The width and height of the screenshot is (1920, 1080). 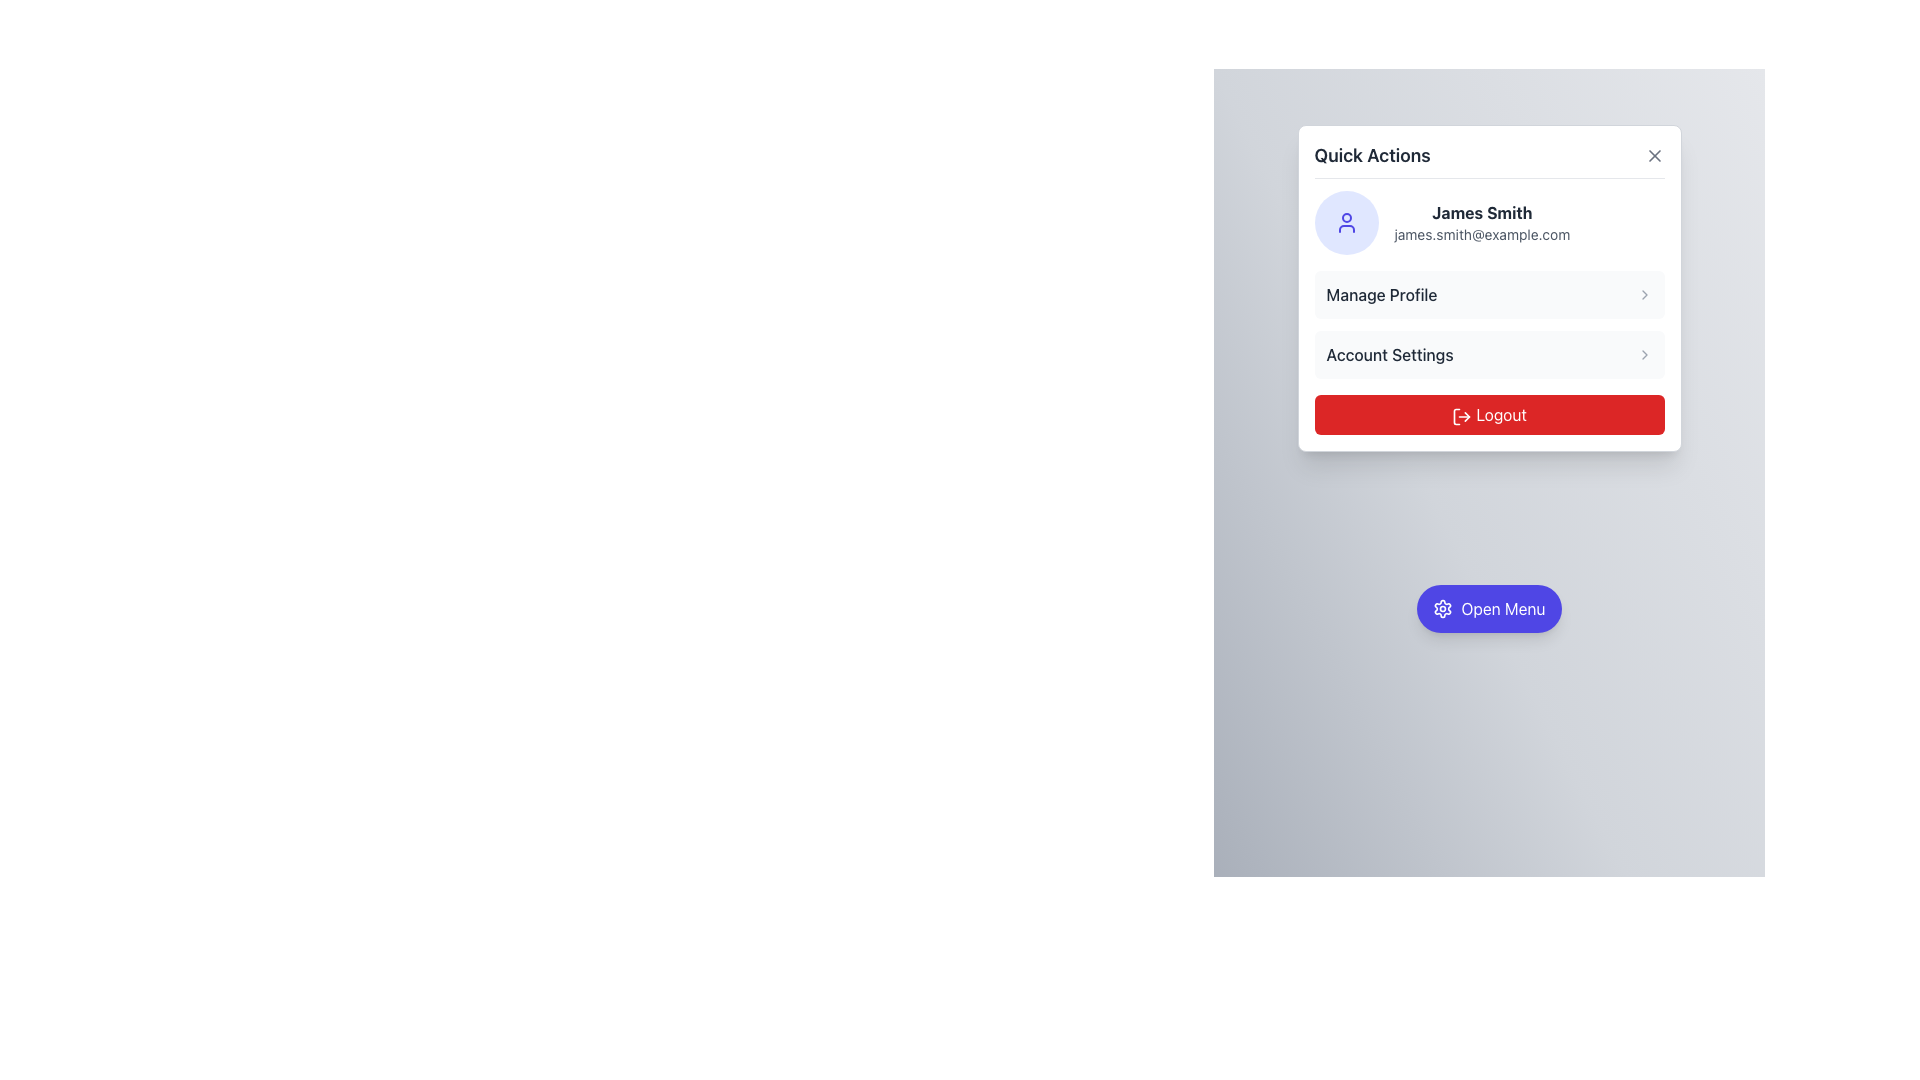 What do you see at coordinates (1489, 294) in the screenshot?
I see `the 'Manage Profile' list item element, which is the first item in a dropdown-style popup with a light gray background and rounded corners` at bounding box center [1489, 294].